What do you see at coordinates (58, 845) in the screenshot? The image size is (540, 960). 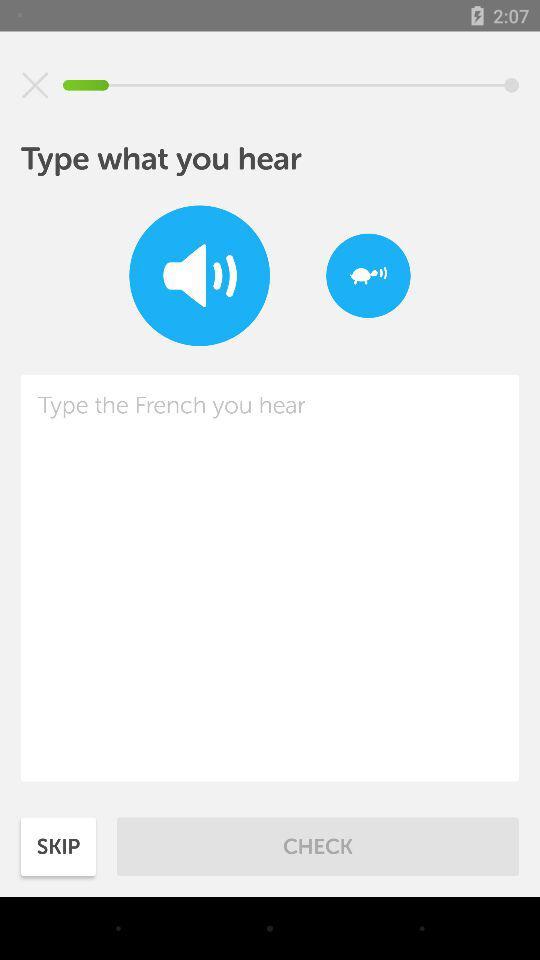 I see `the item next to check icon` at bounding box center [58, 845].